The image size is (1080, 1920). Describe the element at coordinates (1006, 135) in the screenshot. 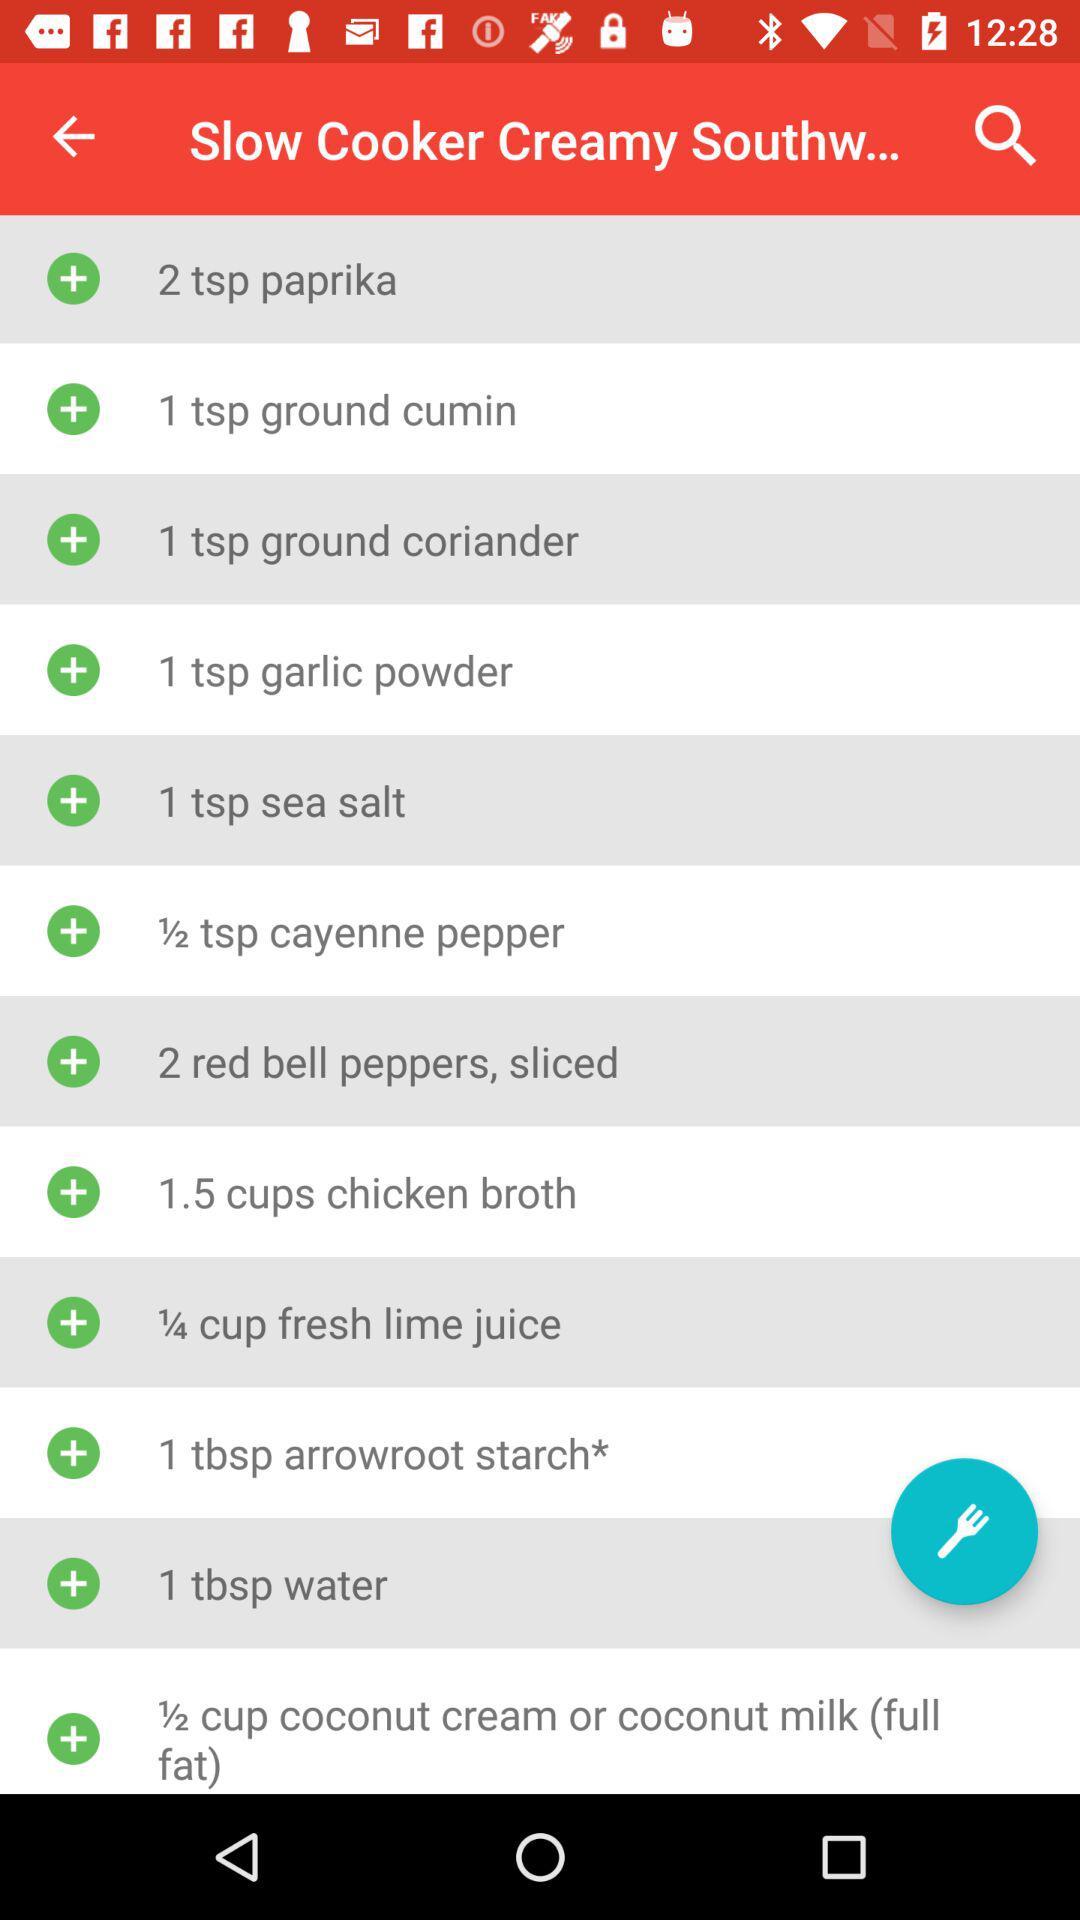

I see `the item to the right of the slow cooker creamy` at that location.